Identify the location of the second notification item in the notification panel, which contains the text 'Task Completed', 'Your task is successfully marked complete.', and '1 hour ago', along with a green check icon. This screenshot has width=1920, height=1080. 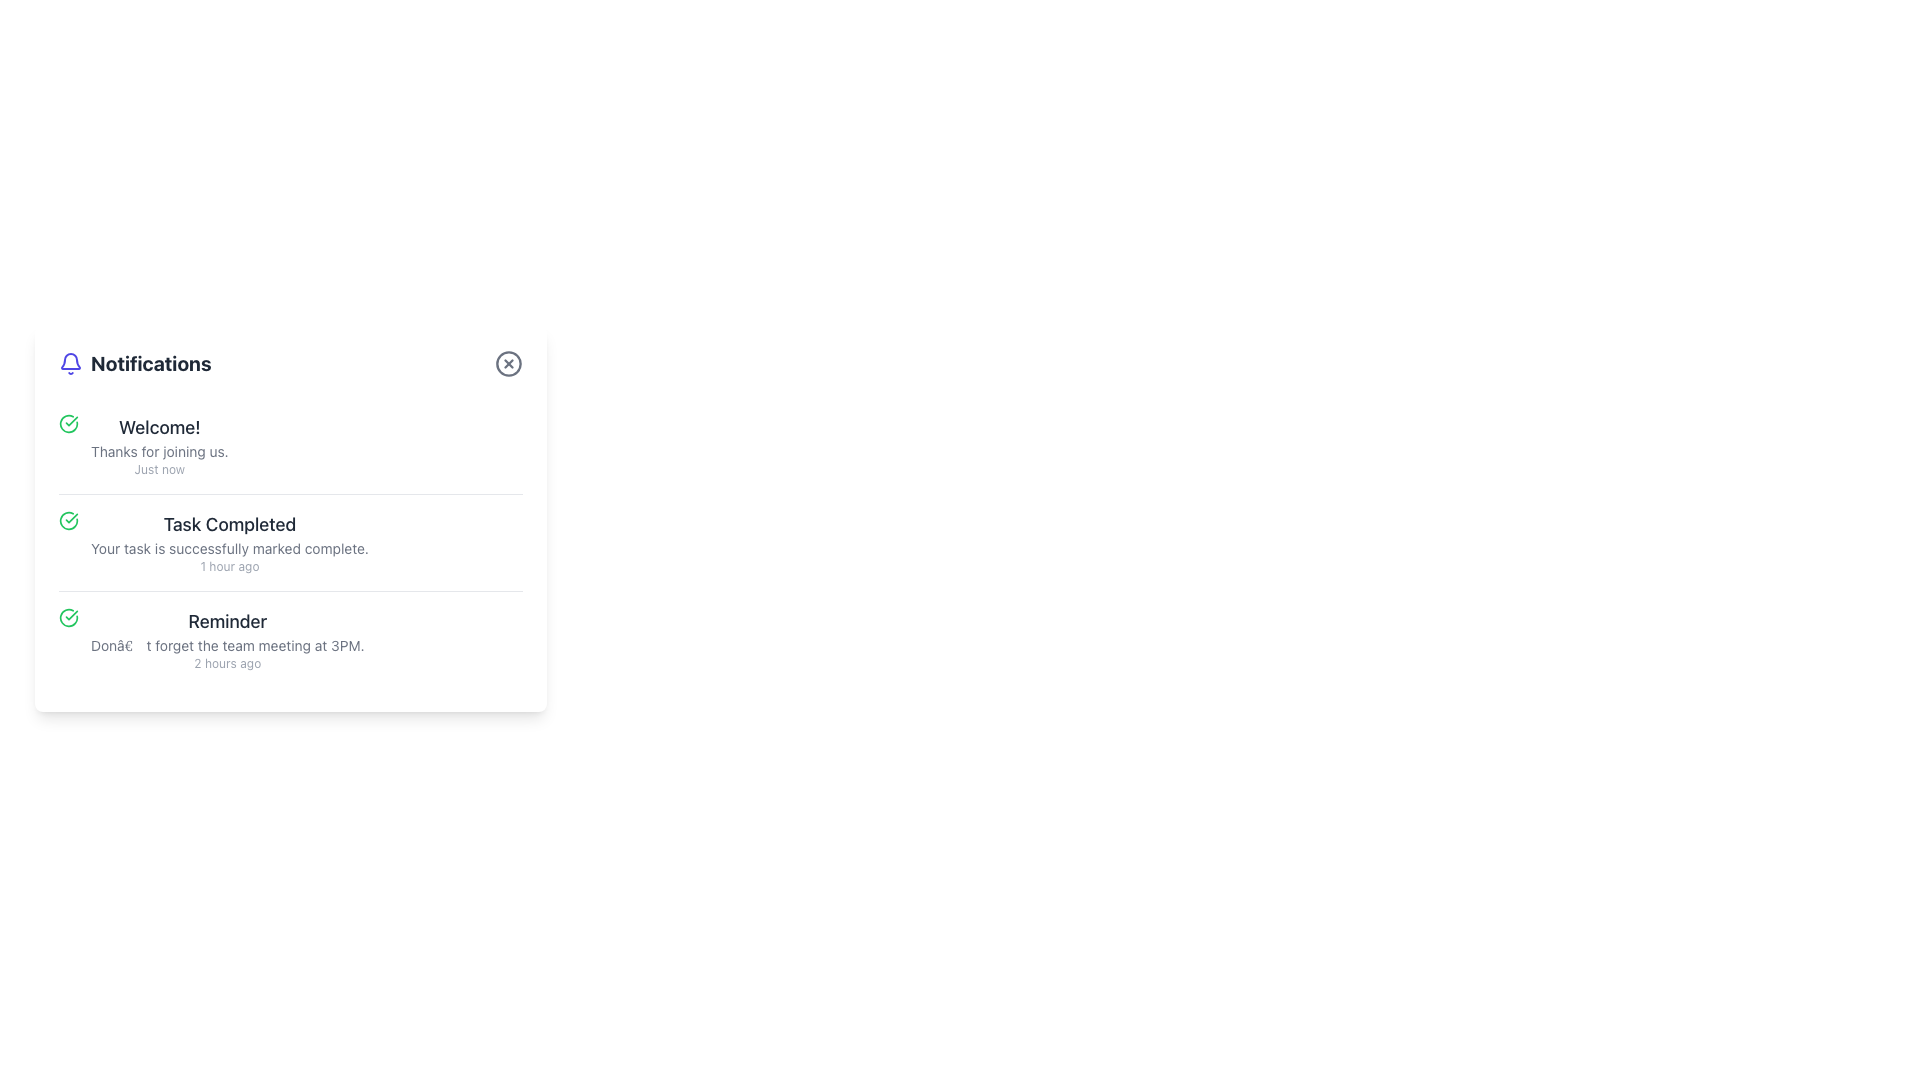
(290, 543).